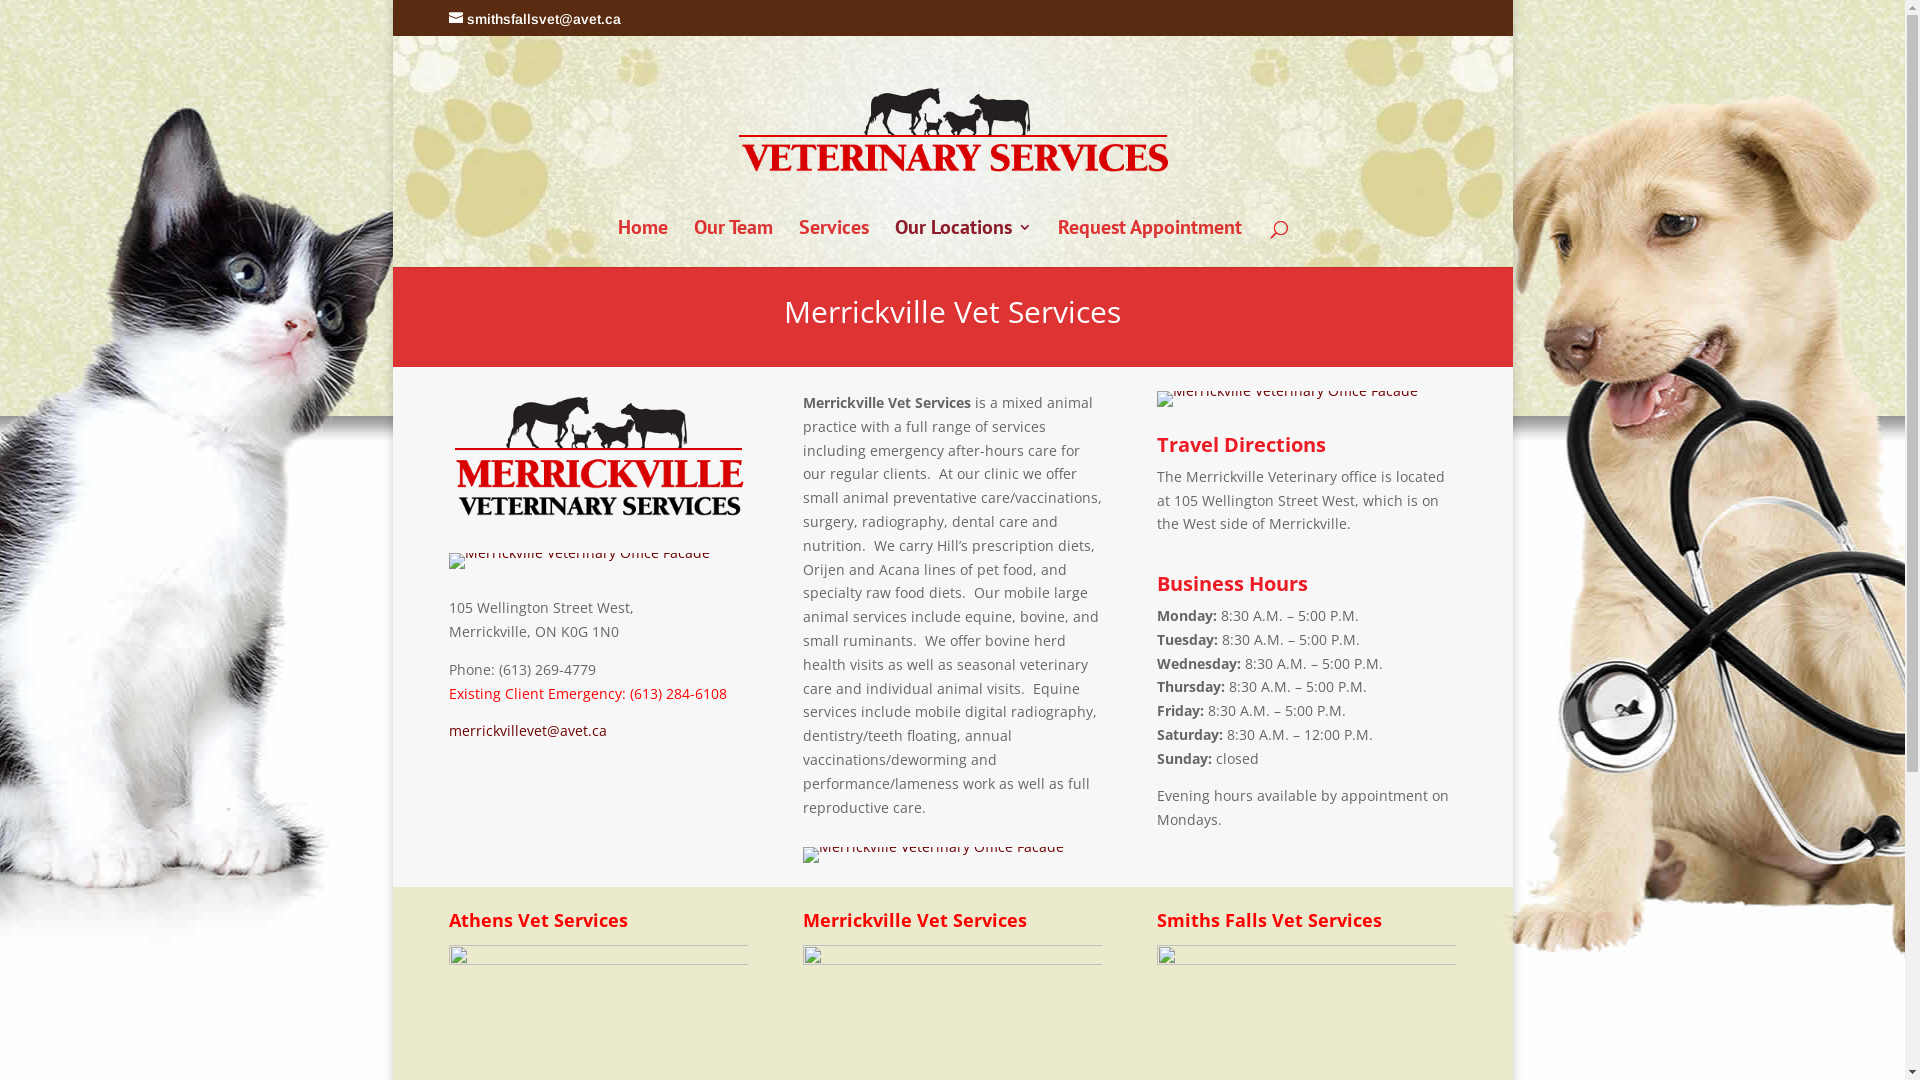 This screenshot has height=1080, width=1920. I want to click on 'Our Team', so click(732, 242).